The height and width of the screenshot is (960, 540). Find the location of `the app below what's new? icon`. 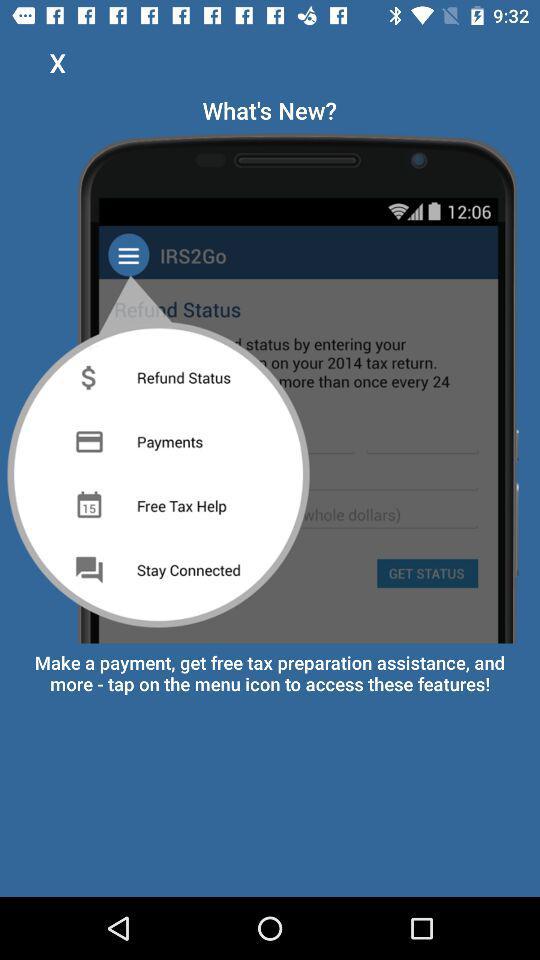

the app below what's new? icon is located at coordinates (270, 383).